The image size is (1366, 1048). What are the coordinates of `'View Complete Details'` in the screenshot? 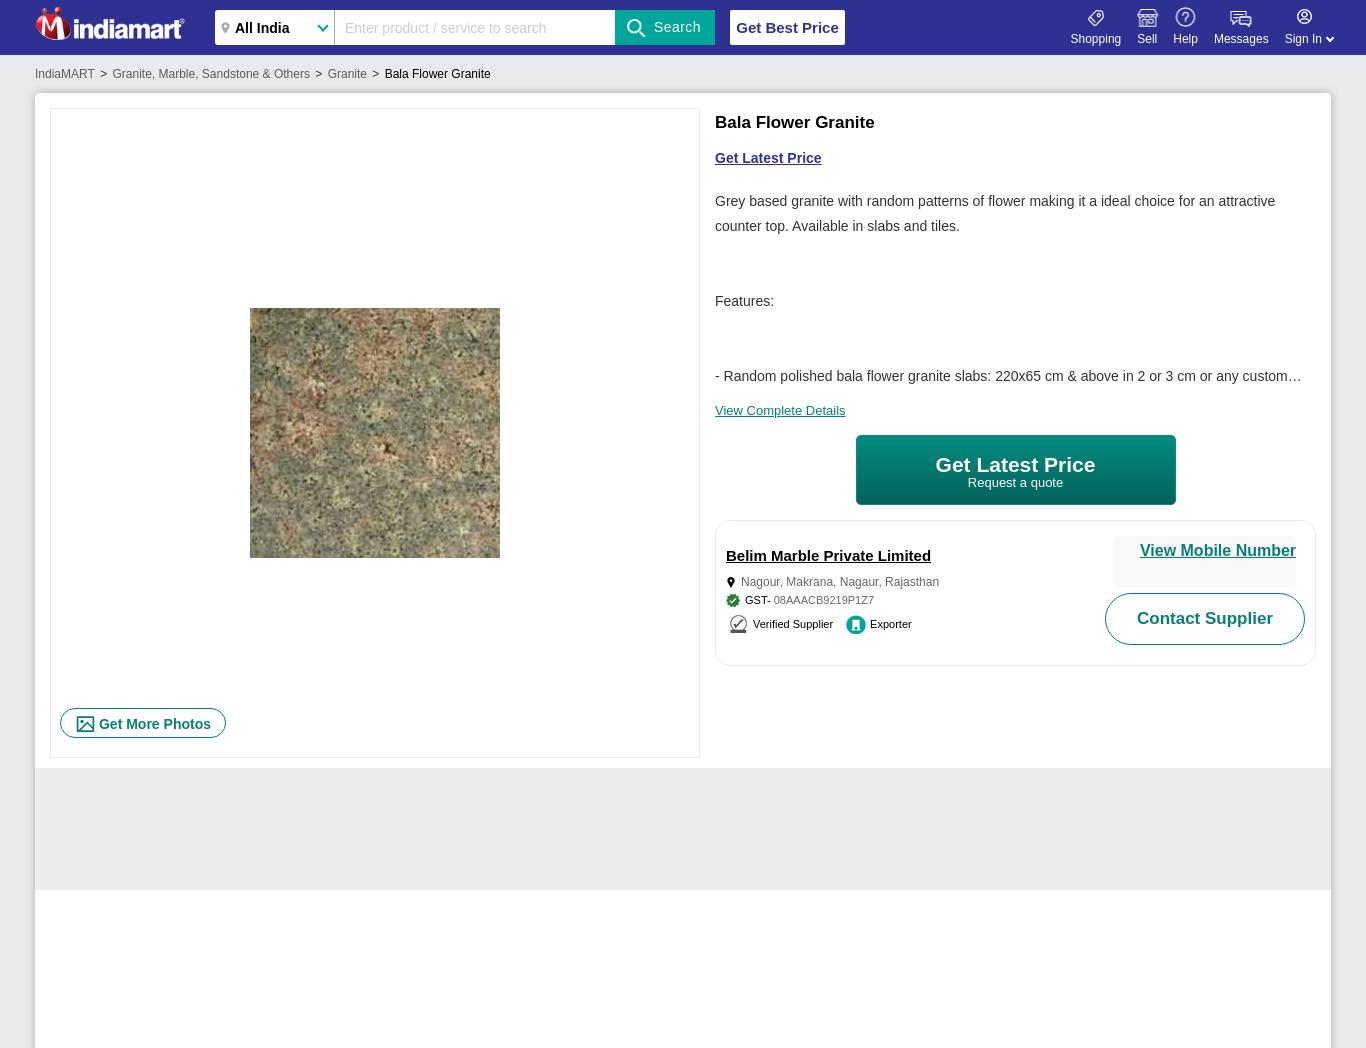 It's located at (779, 410).